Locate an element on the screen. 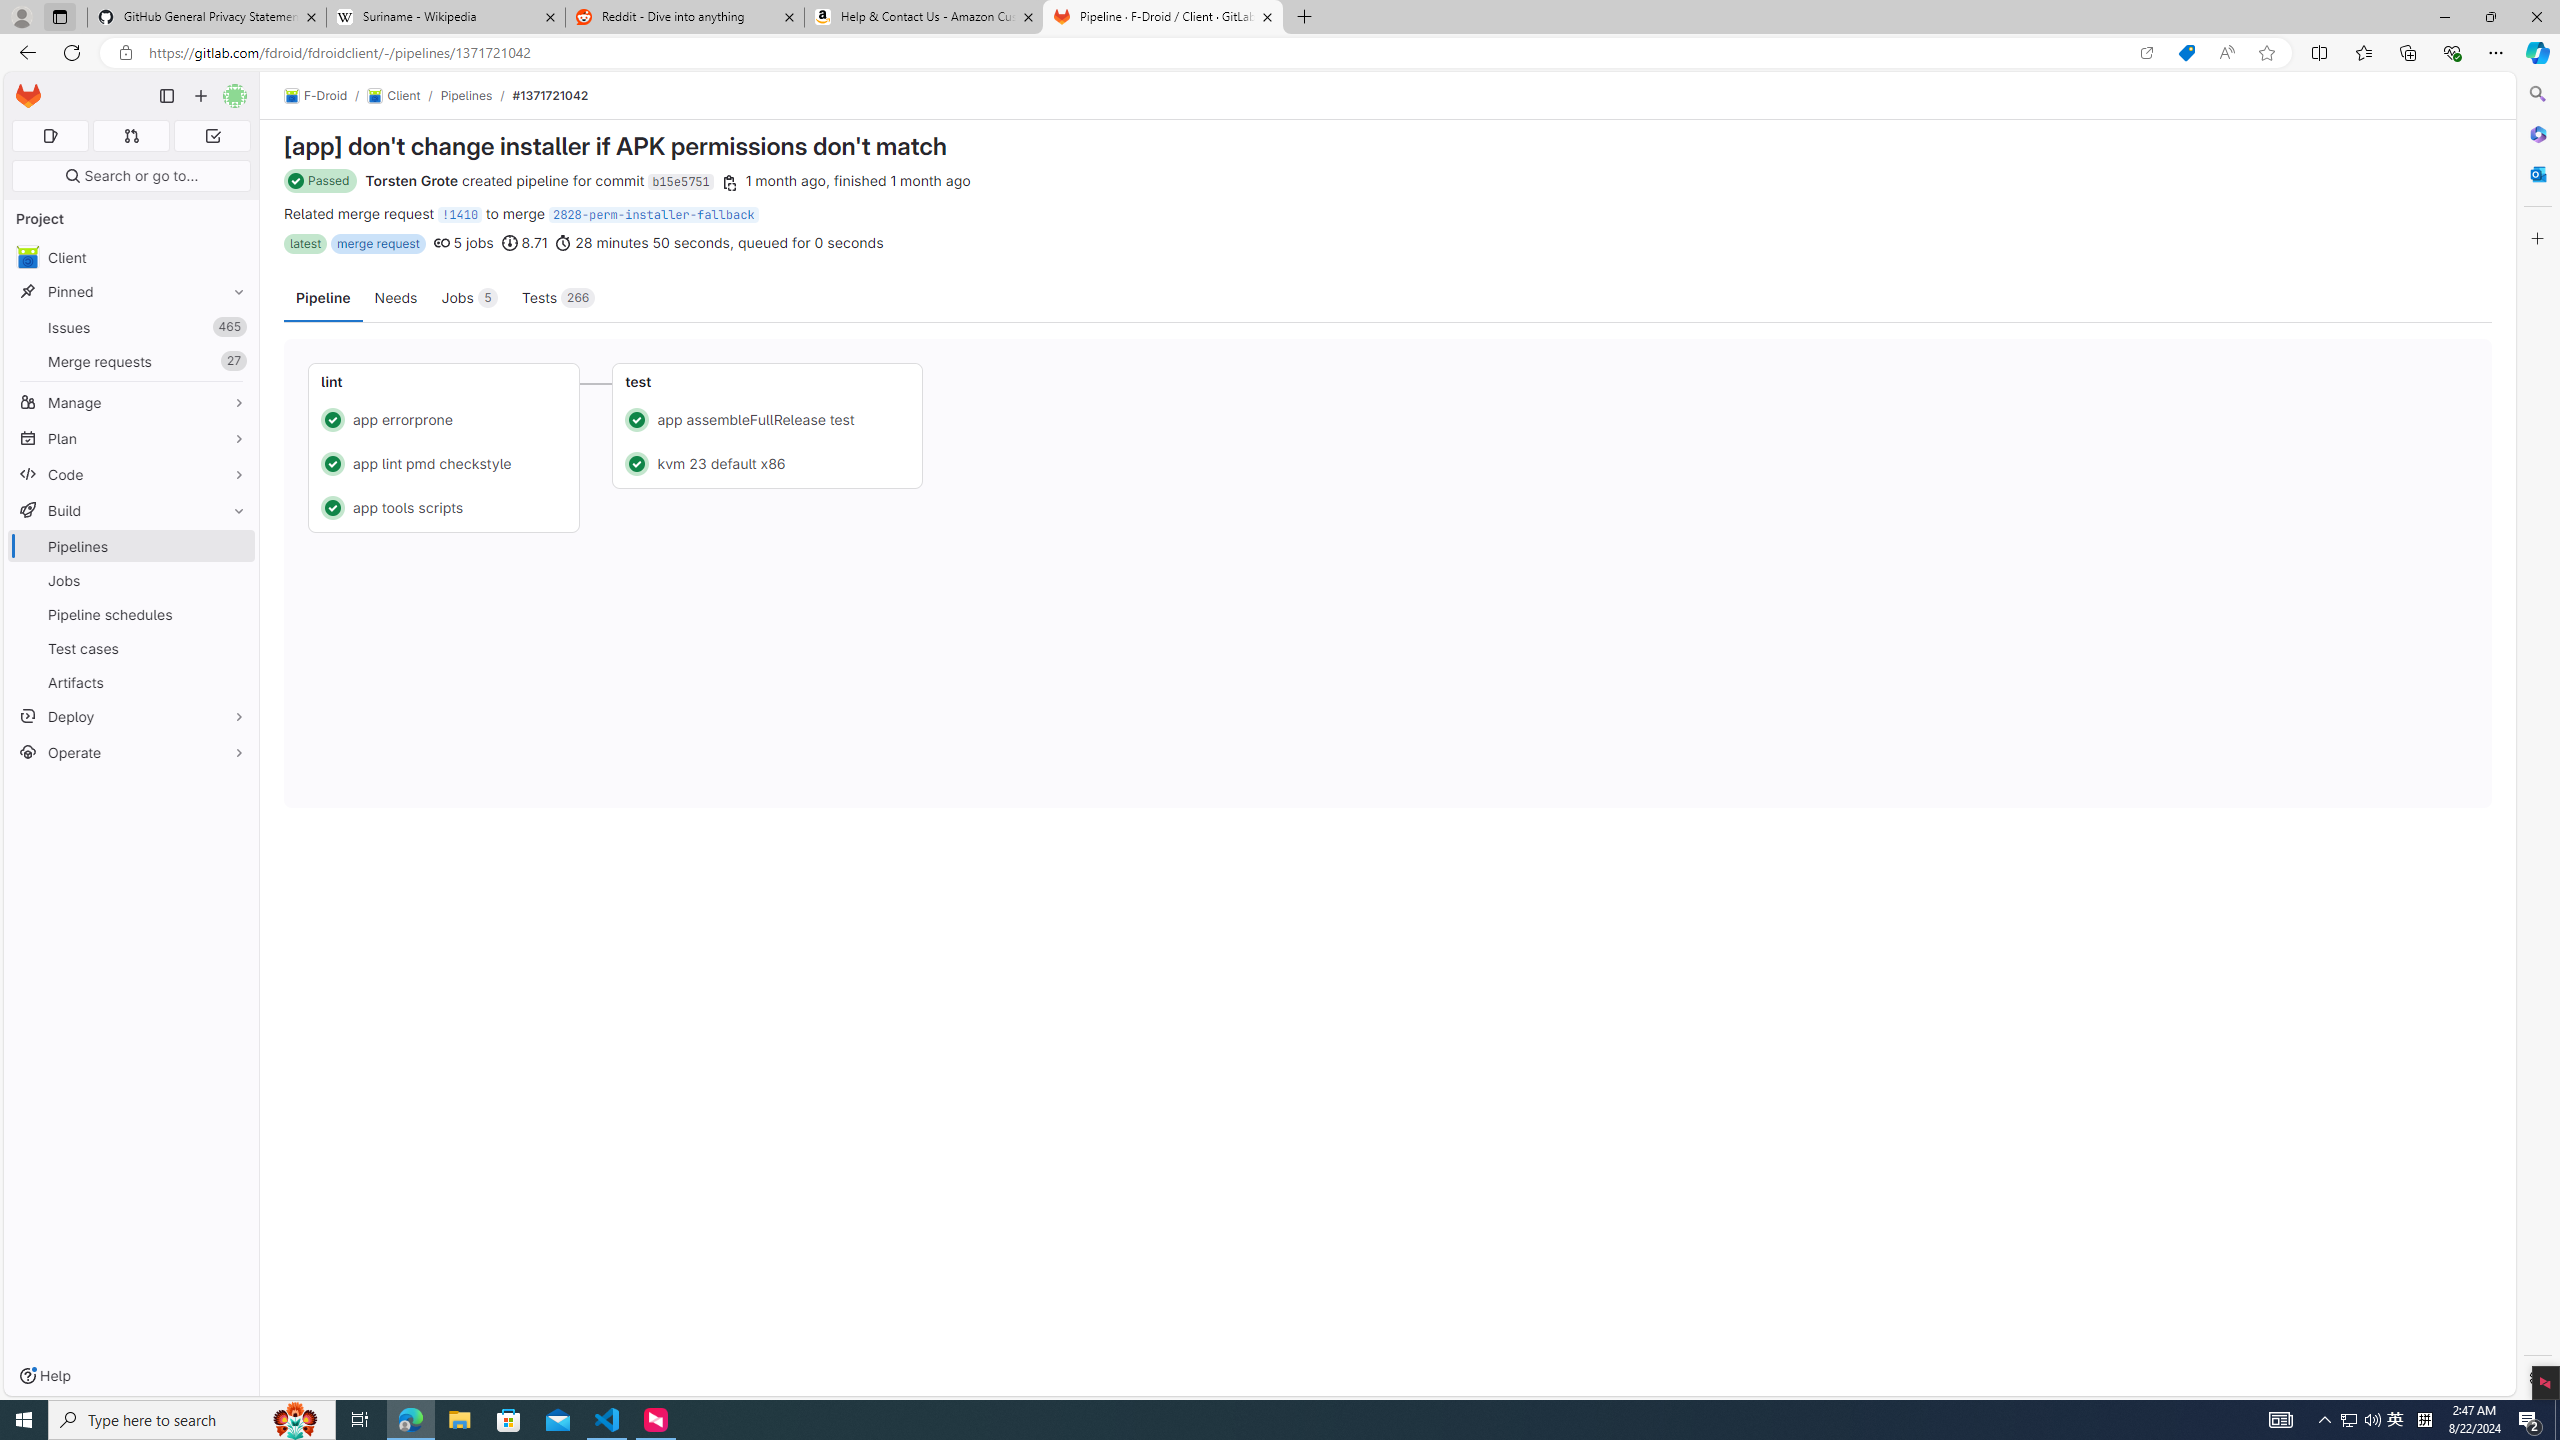 The width and height of the screenshot is (2560, 1440). 'Pinned' is located at coordinates (130, 291).